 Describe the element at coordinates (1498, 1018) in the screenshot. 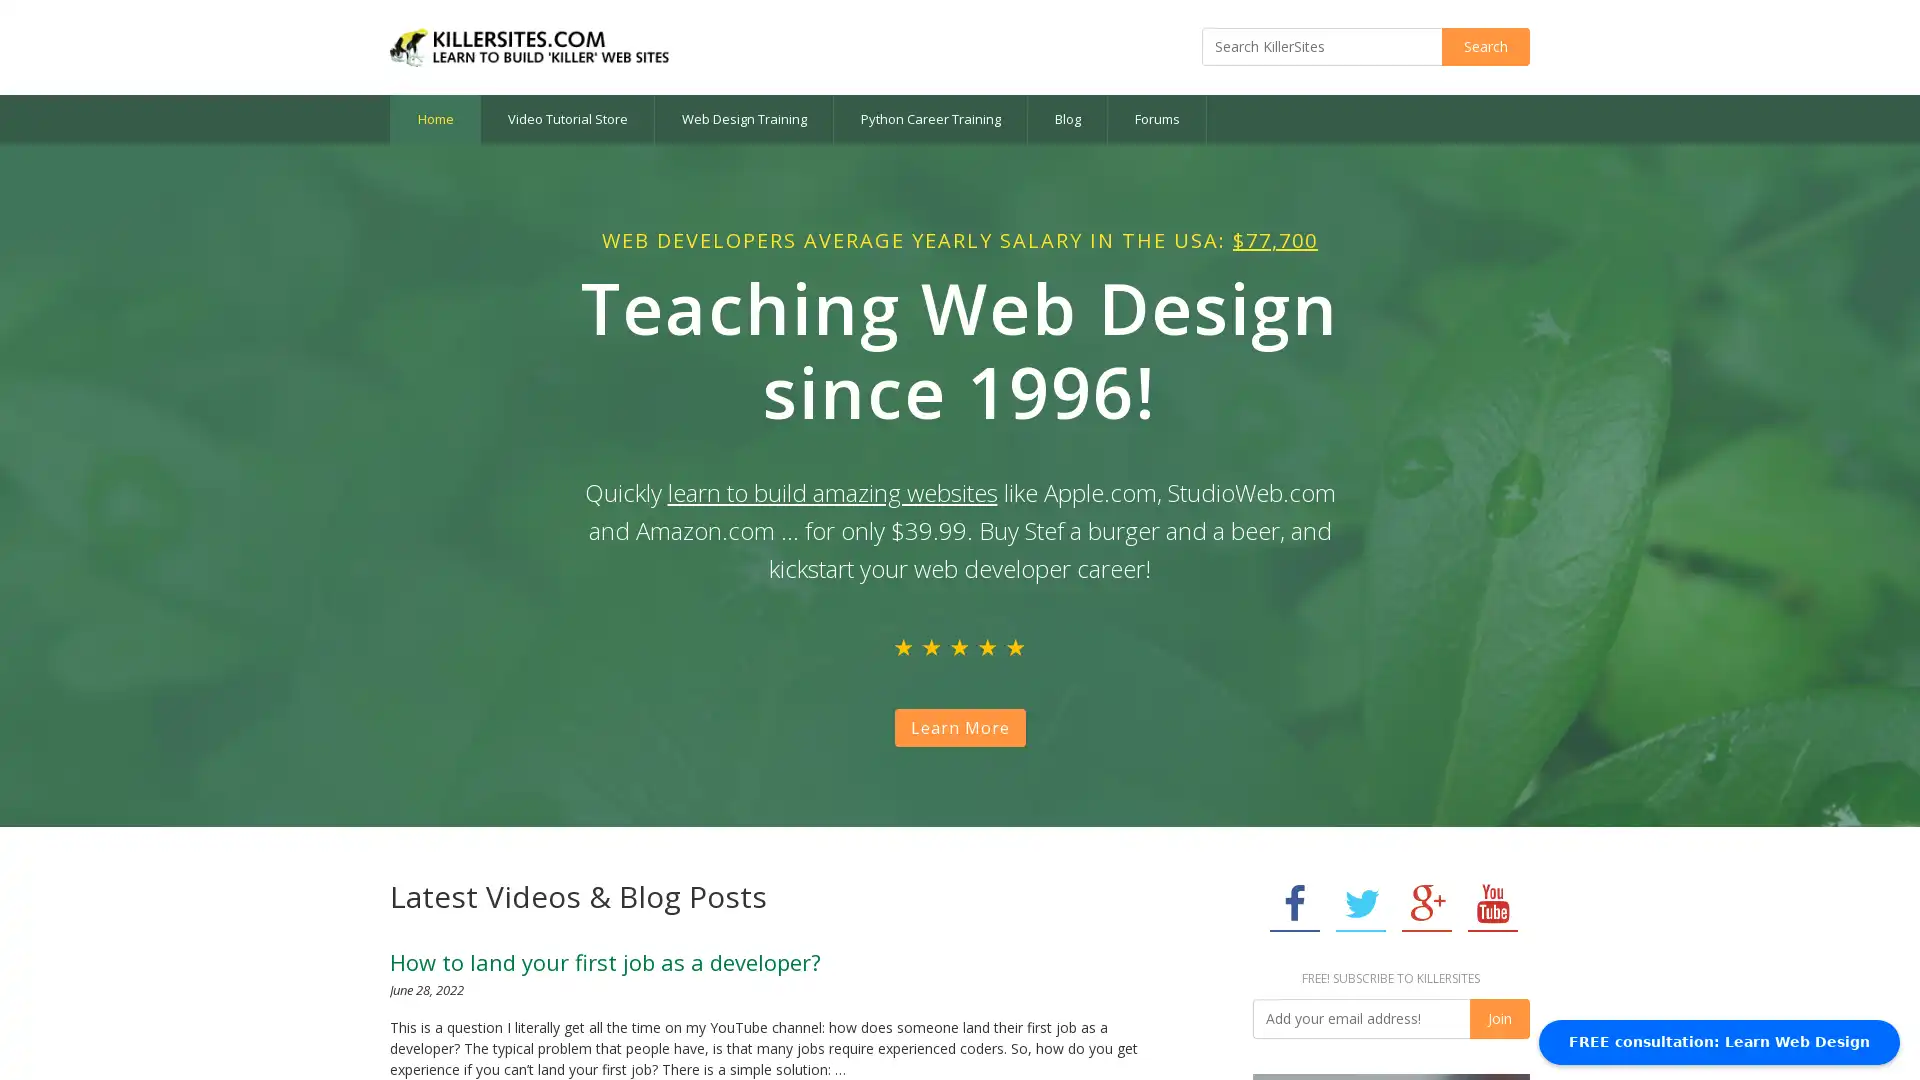

I see `Join` at that location.